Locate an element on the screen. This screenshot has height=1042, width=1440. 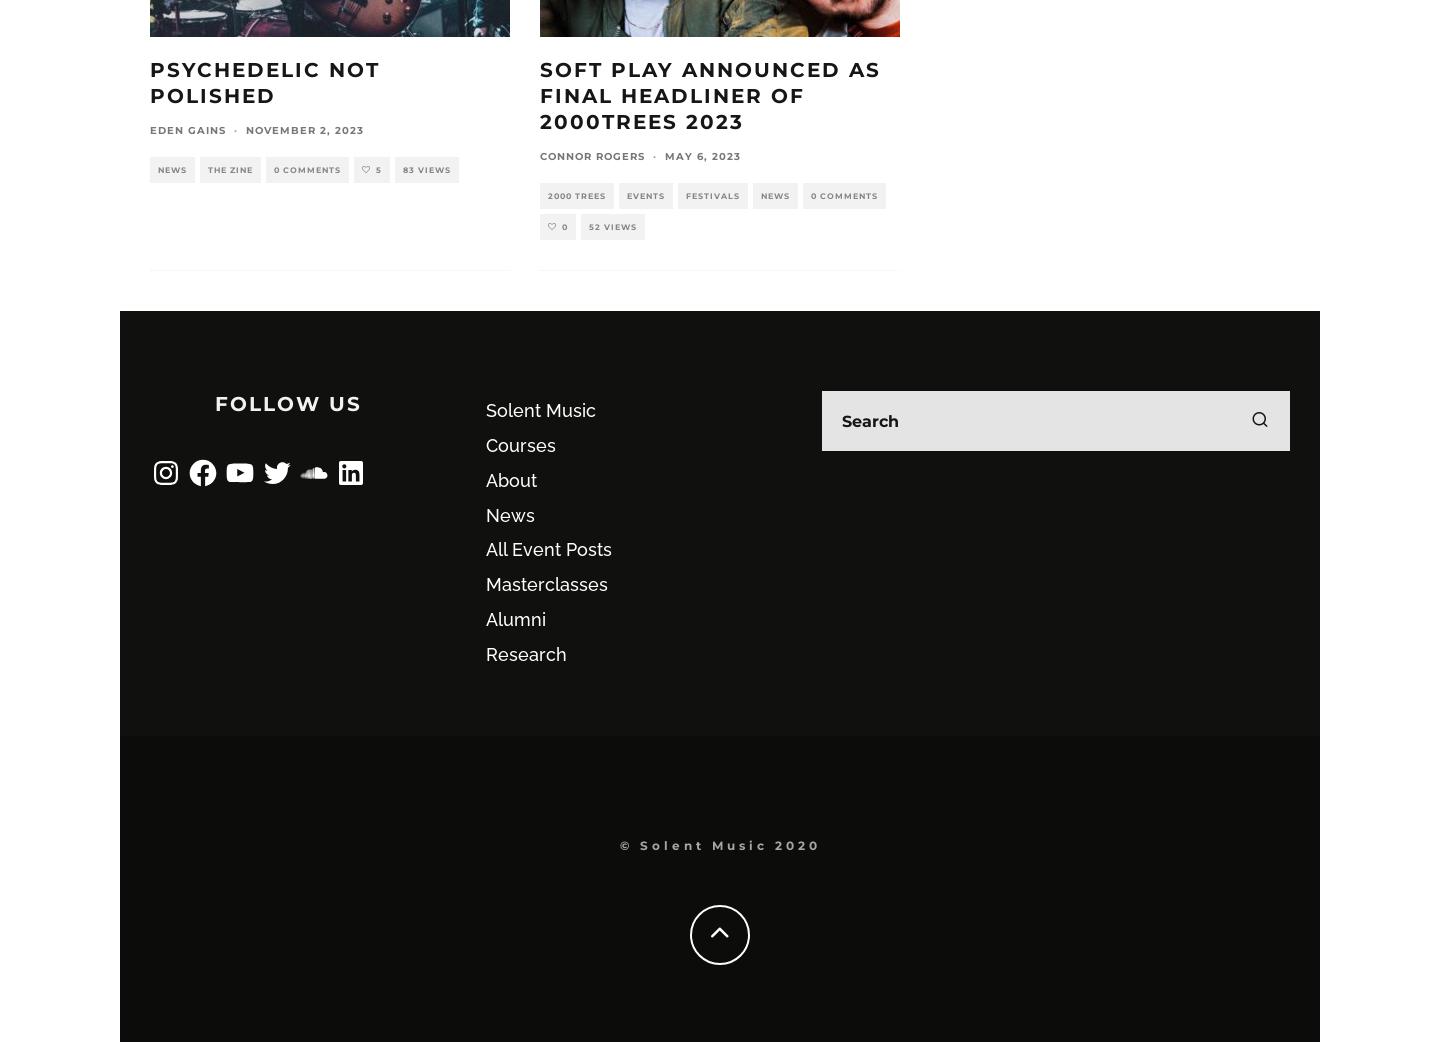
'Eden Gains' is located at coordinates (188, 130).